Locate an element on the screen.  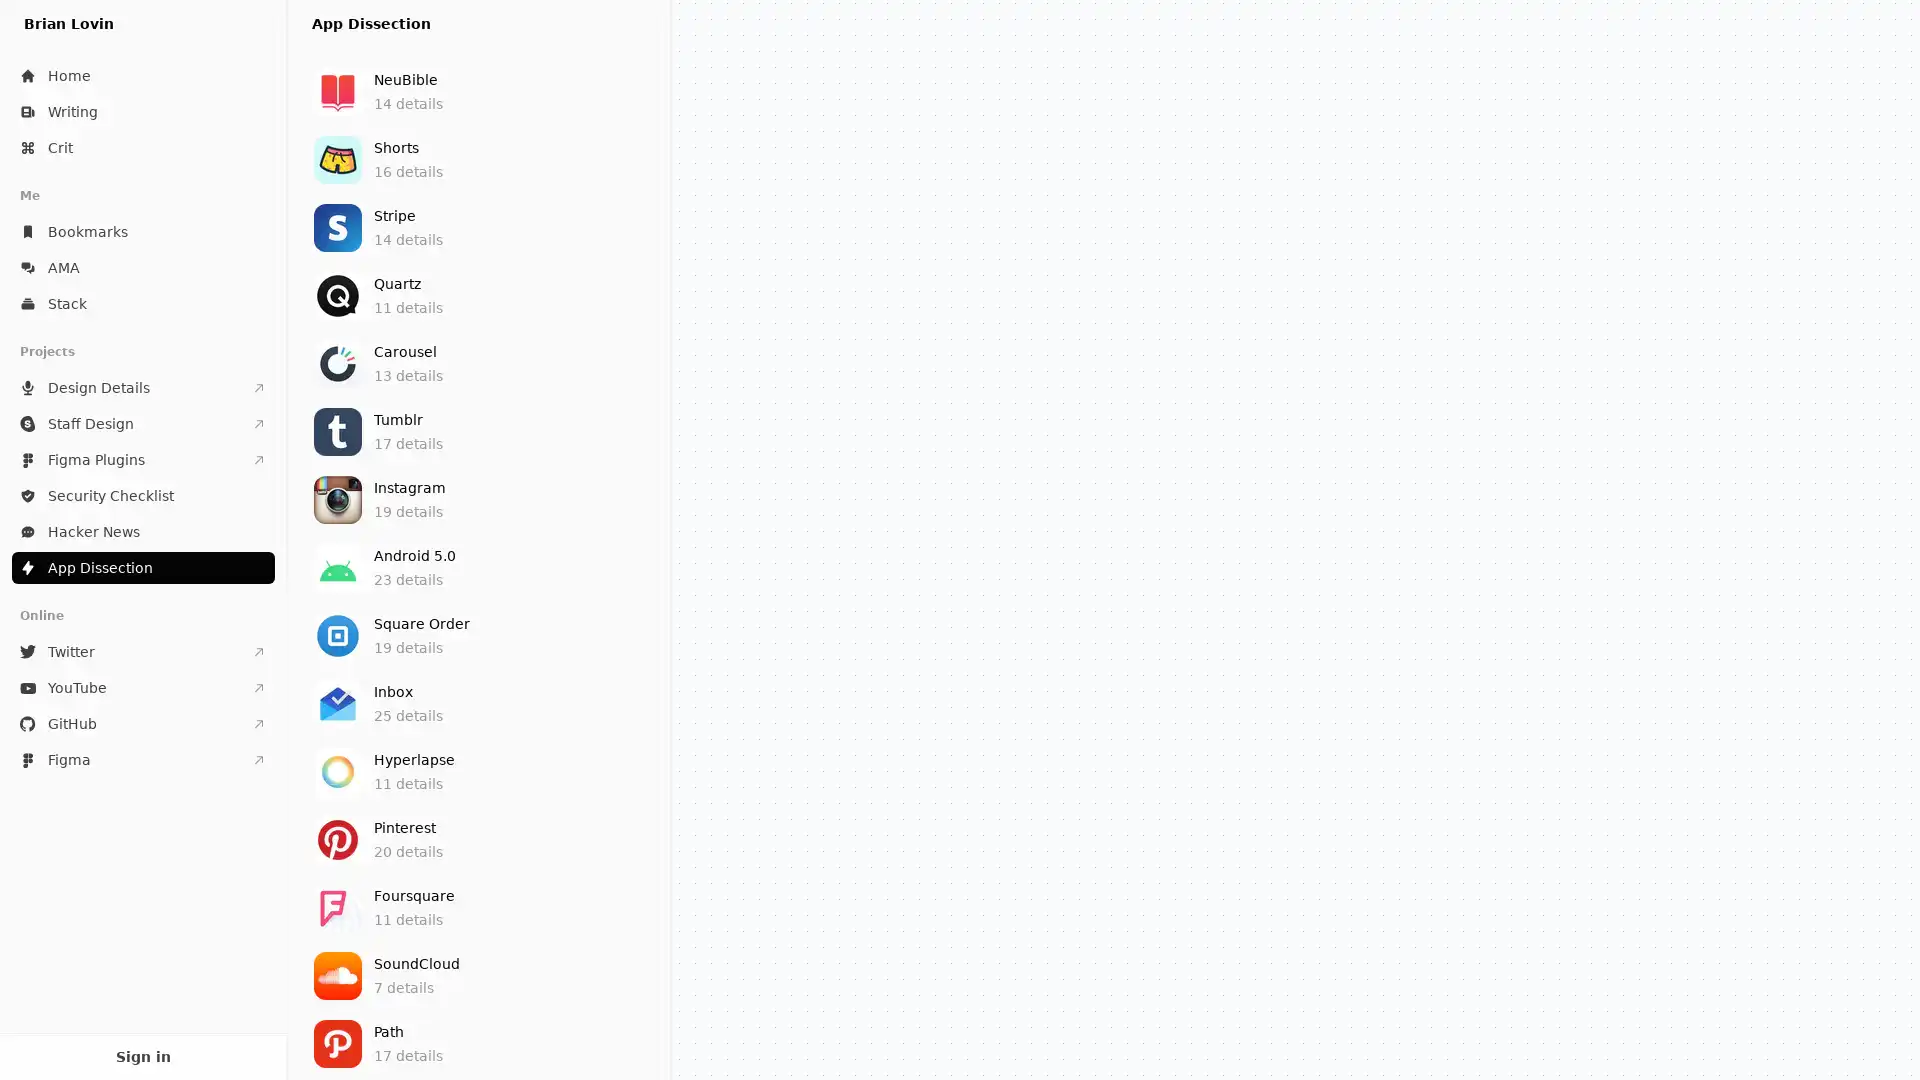
Sign in is located at coordinates (142, 1055).